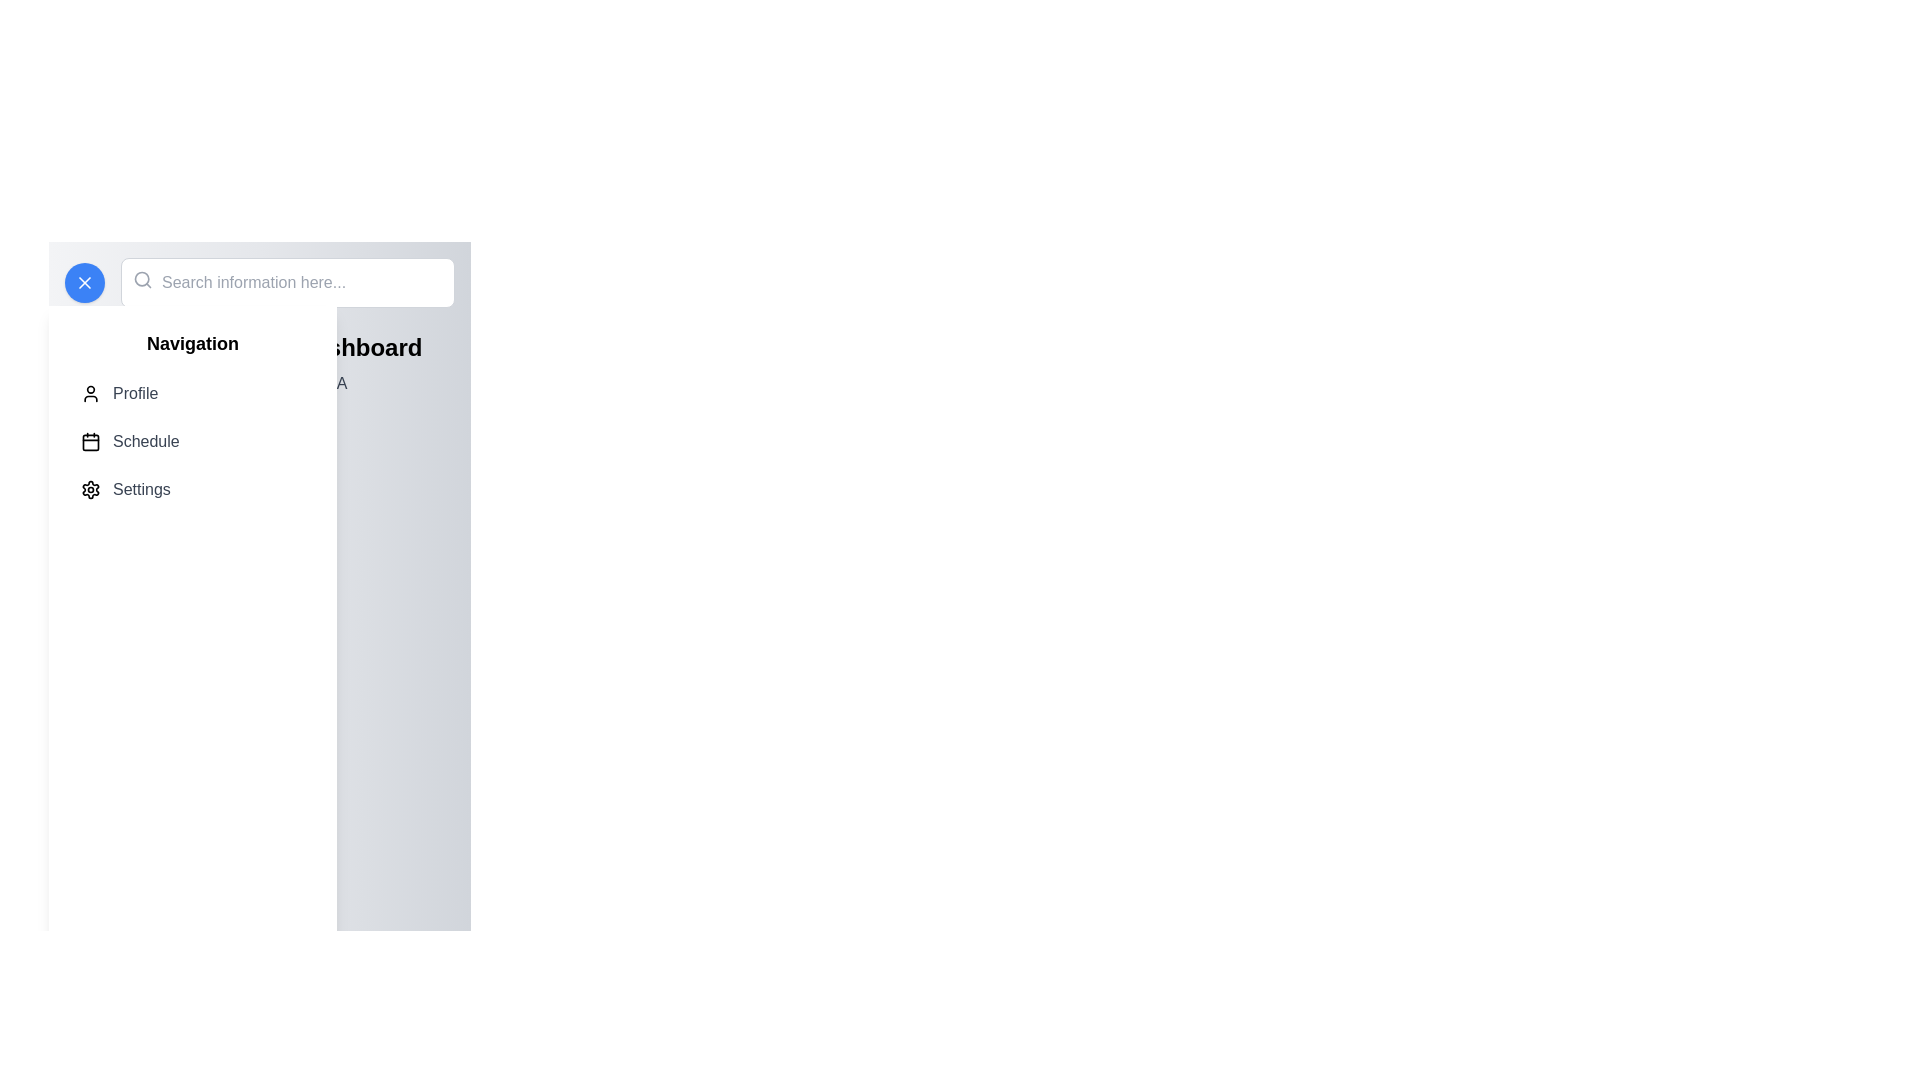 The height and width of the screenshot is (1080, 1920). Describe the element at coordinates (192, 441) in the screenshot. I see `the second listed item in the navigation menu located under the 'Navigation' sidebar panel` at that location.